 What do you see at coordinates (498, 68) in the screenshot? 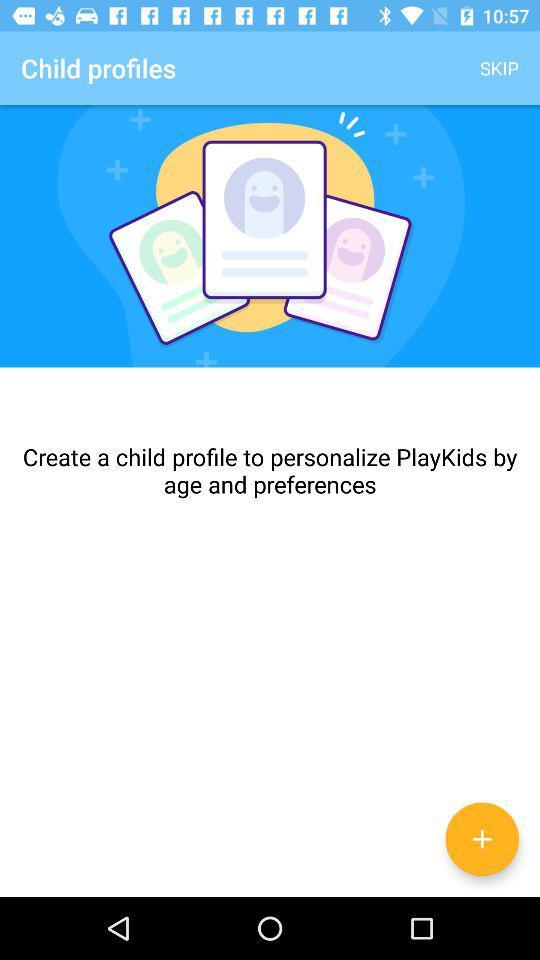
I see `skip icon` at bounding box center [498, 68].